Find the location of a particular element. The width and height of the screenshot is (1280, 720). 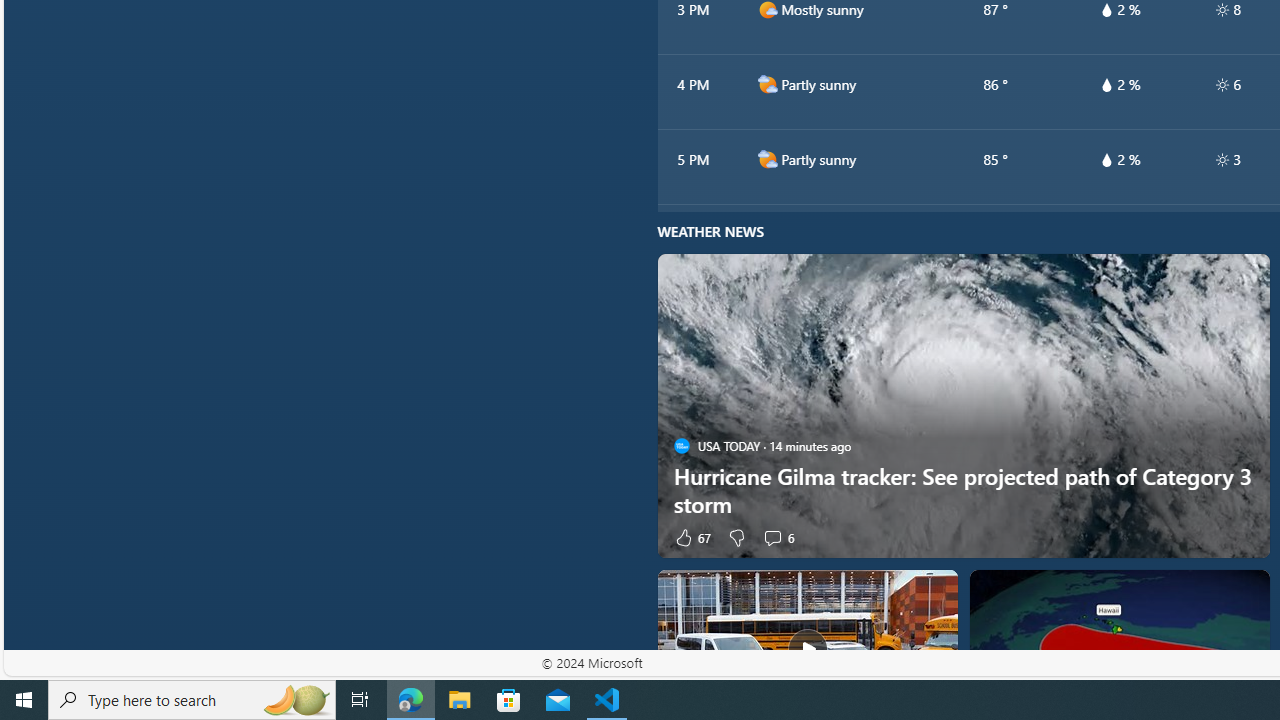

'hourlyTable/drop' is located at coordinates (1105, 158).